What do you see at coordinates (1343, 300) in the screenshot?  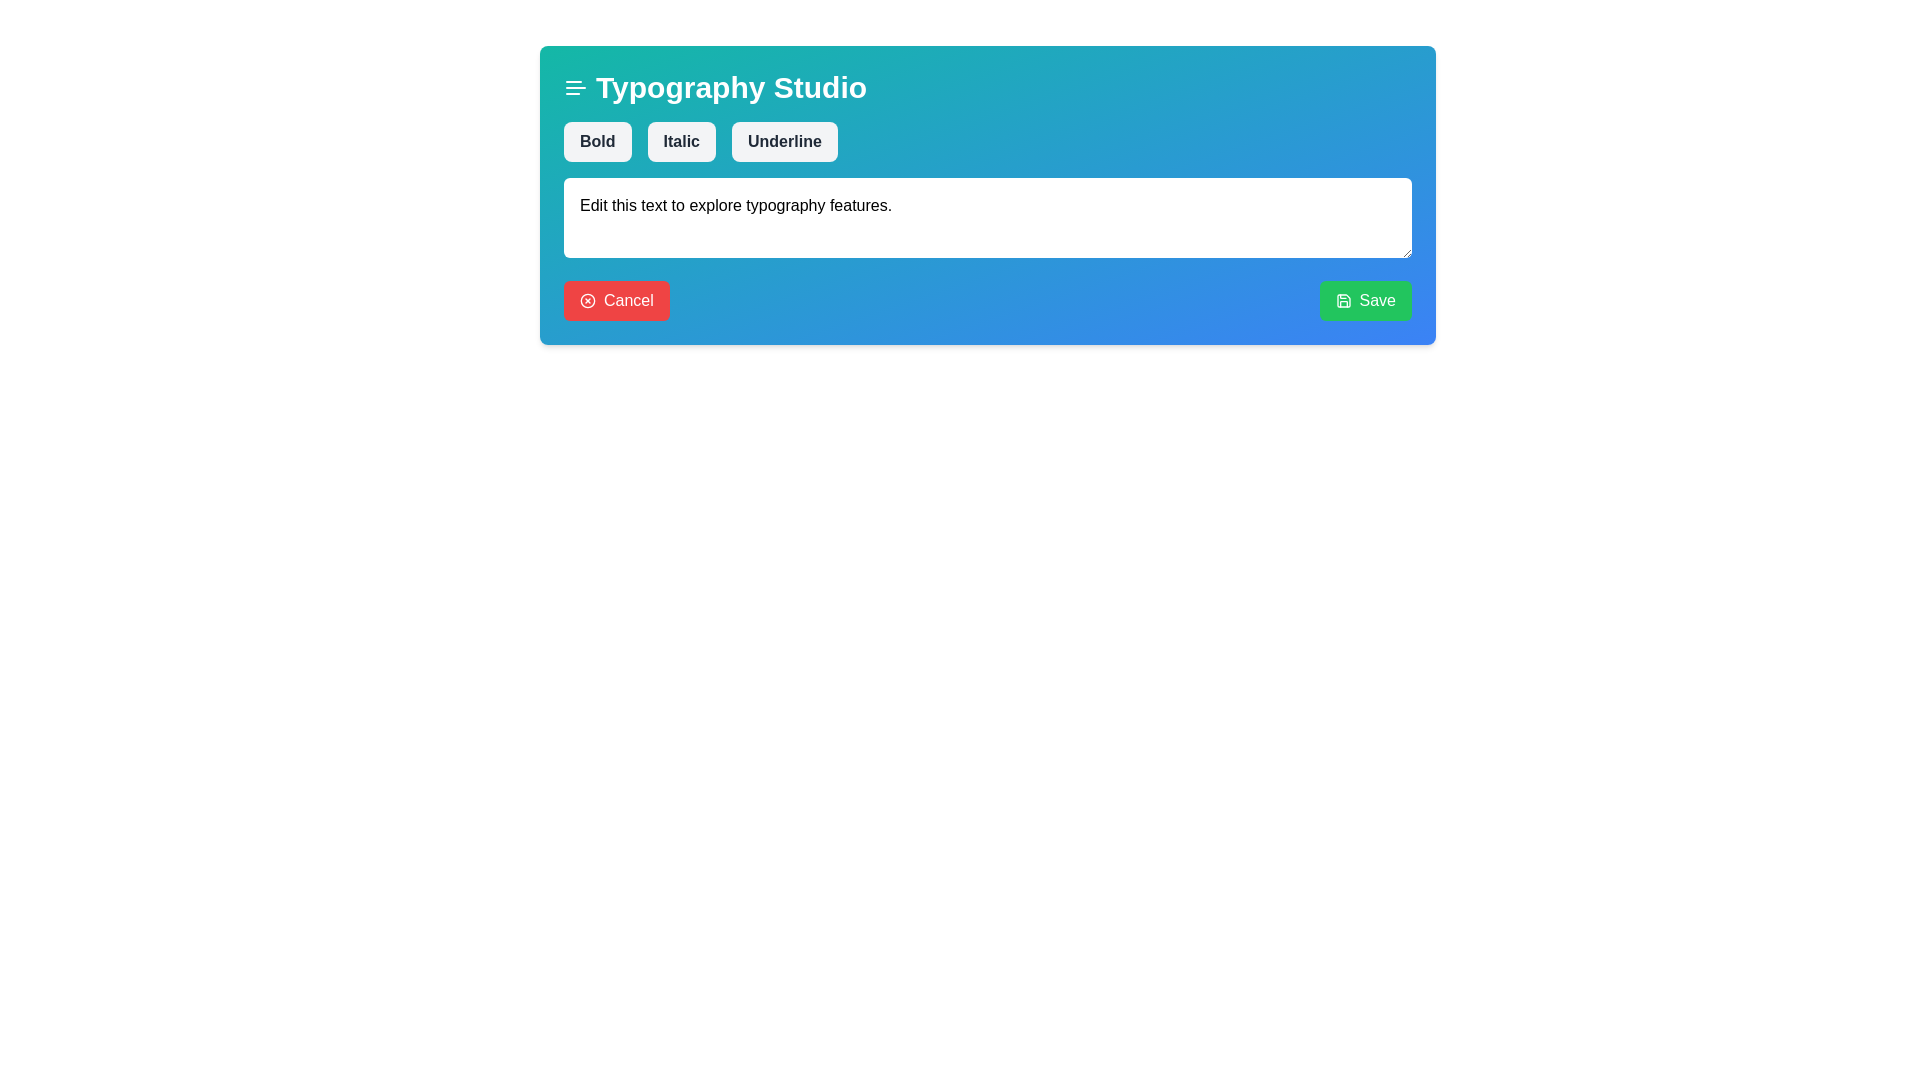 I see `the save button containing the green SVG save icon located in the bottom-right corner of the blue interface panel` at bounding box center [1343, 300].